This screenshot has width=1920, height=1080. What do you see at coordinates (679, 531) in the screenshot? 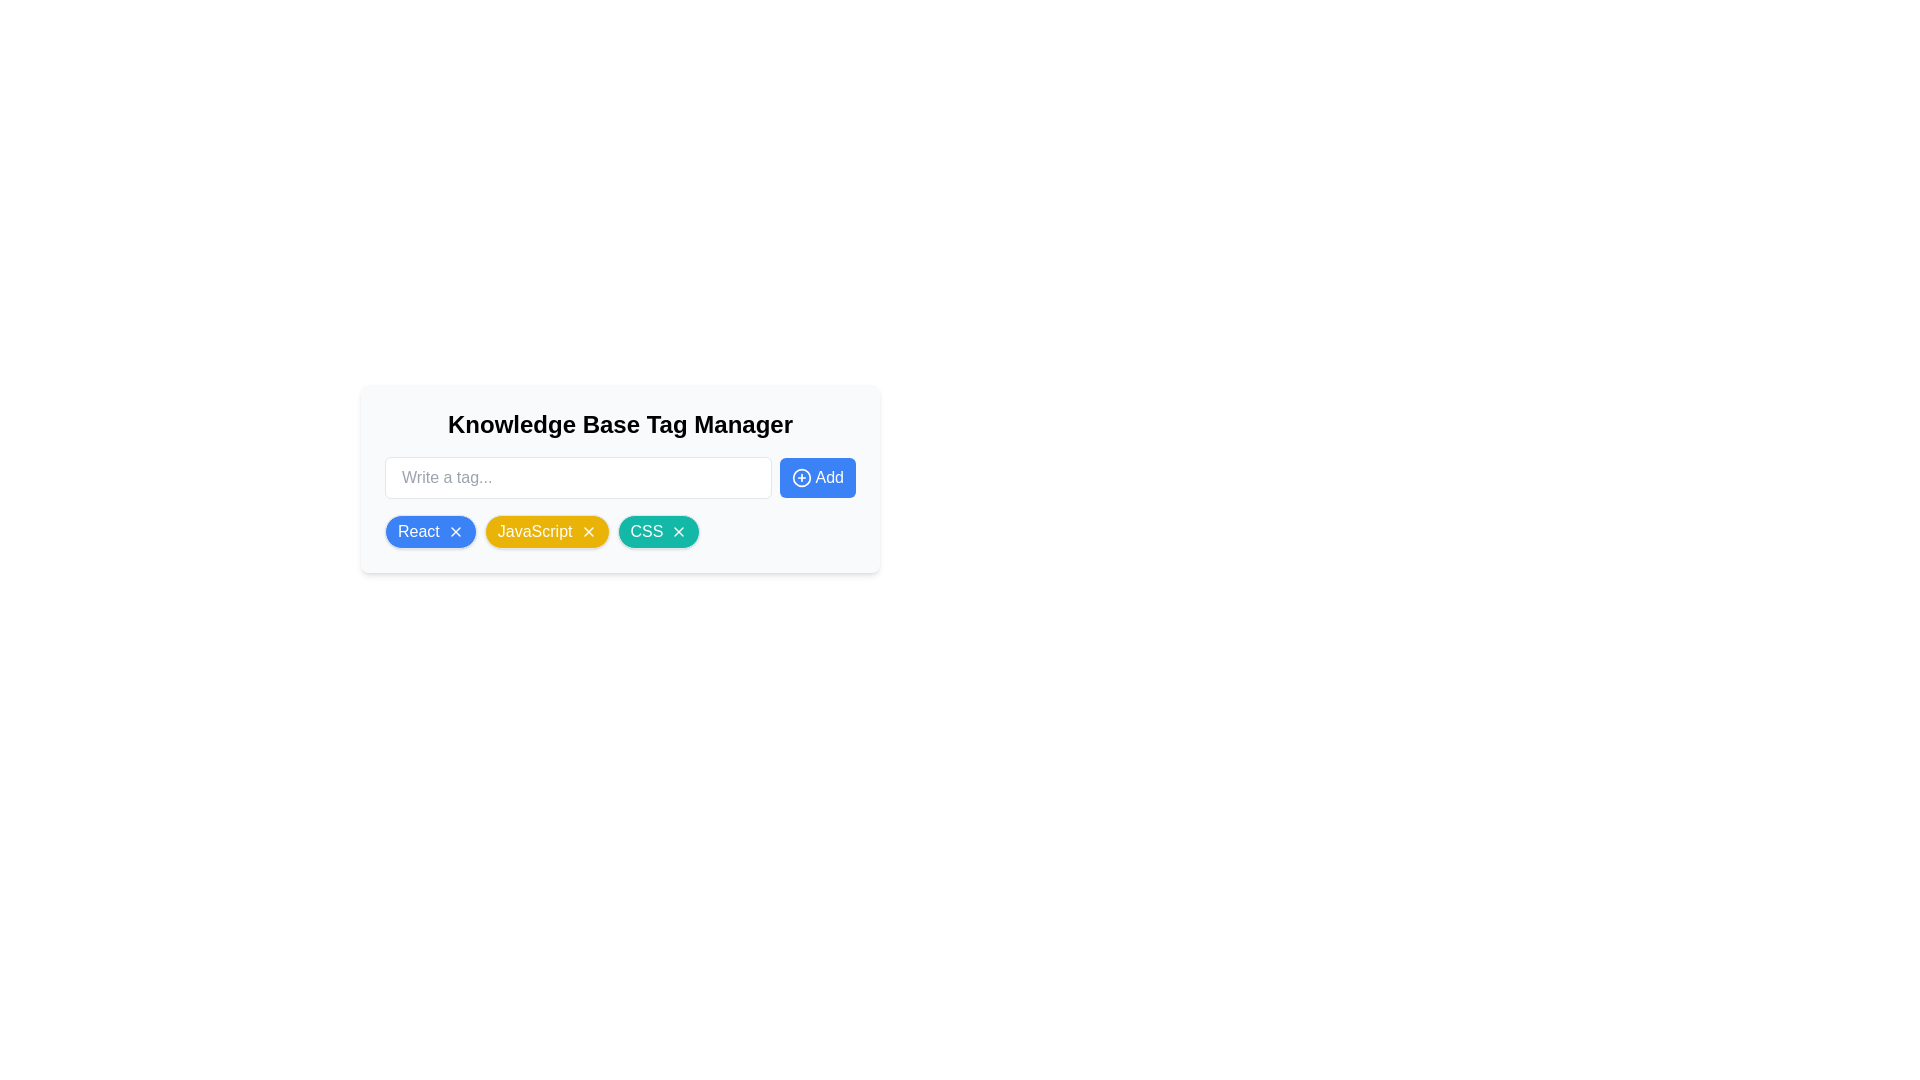
I see `the button located on the right end of the 'CSS' tag` at bounding box center [679, 531].